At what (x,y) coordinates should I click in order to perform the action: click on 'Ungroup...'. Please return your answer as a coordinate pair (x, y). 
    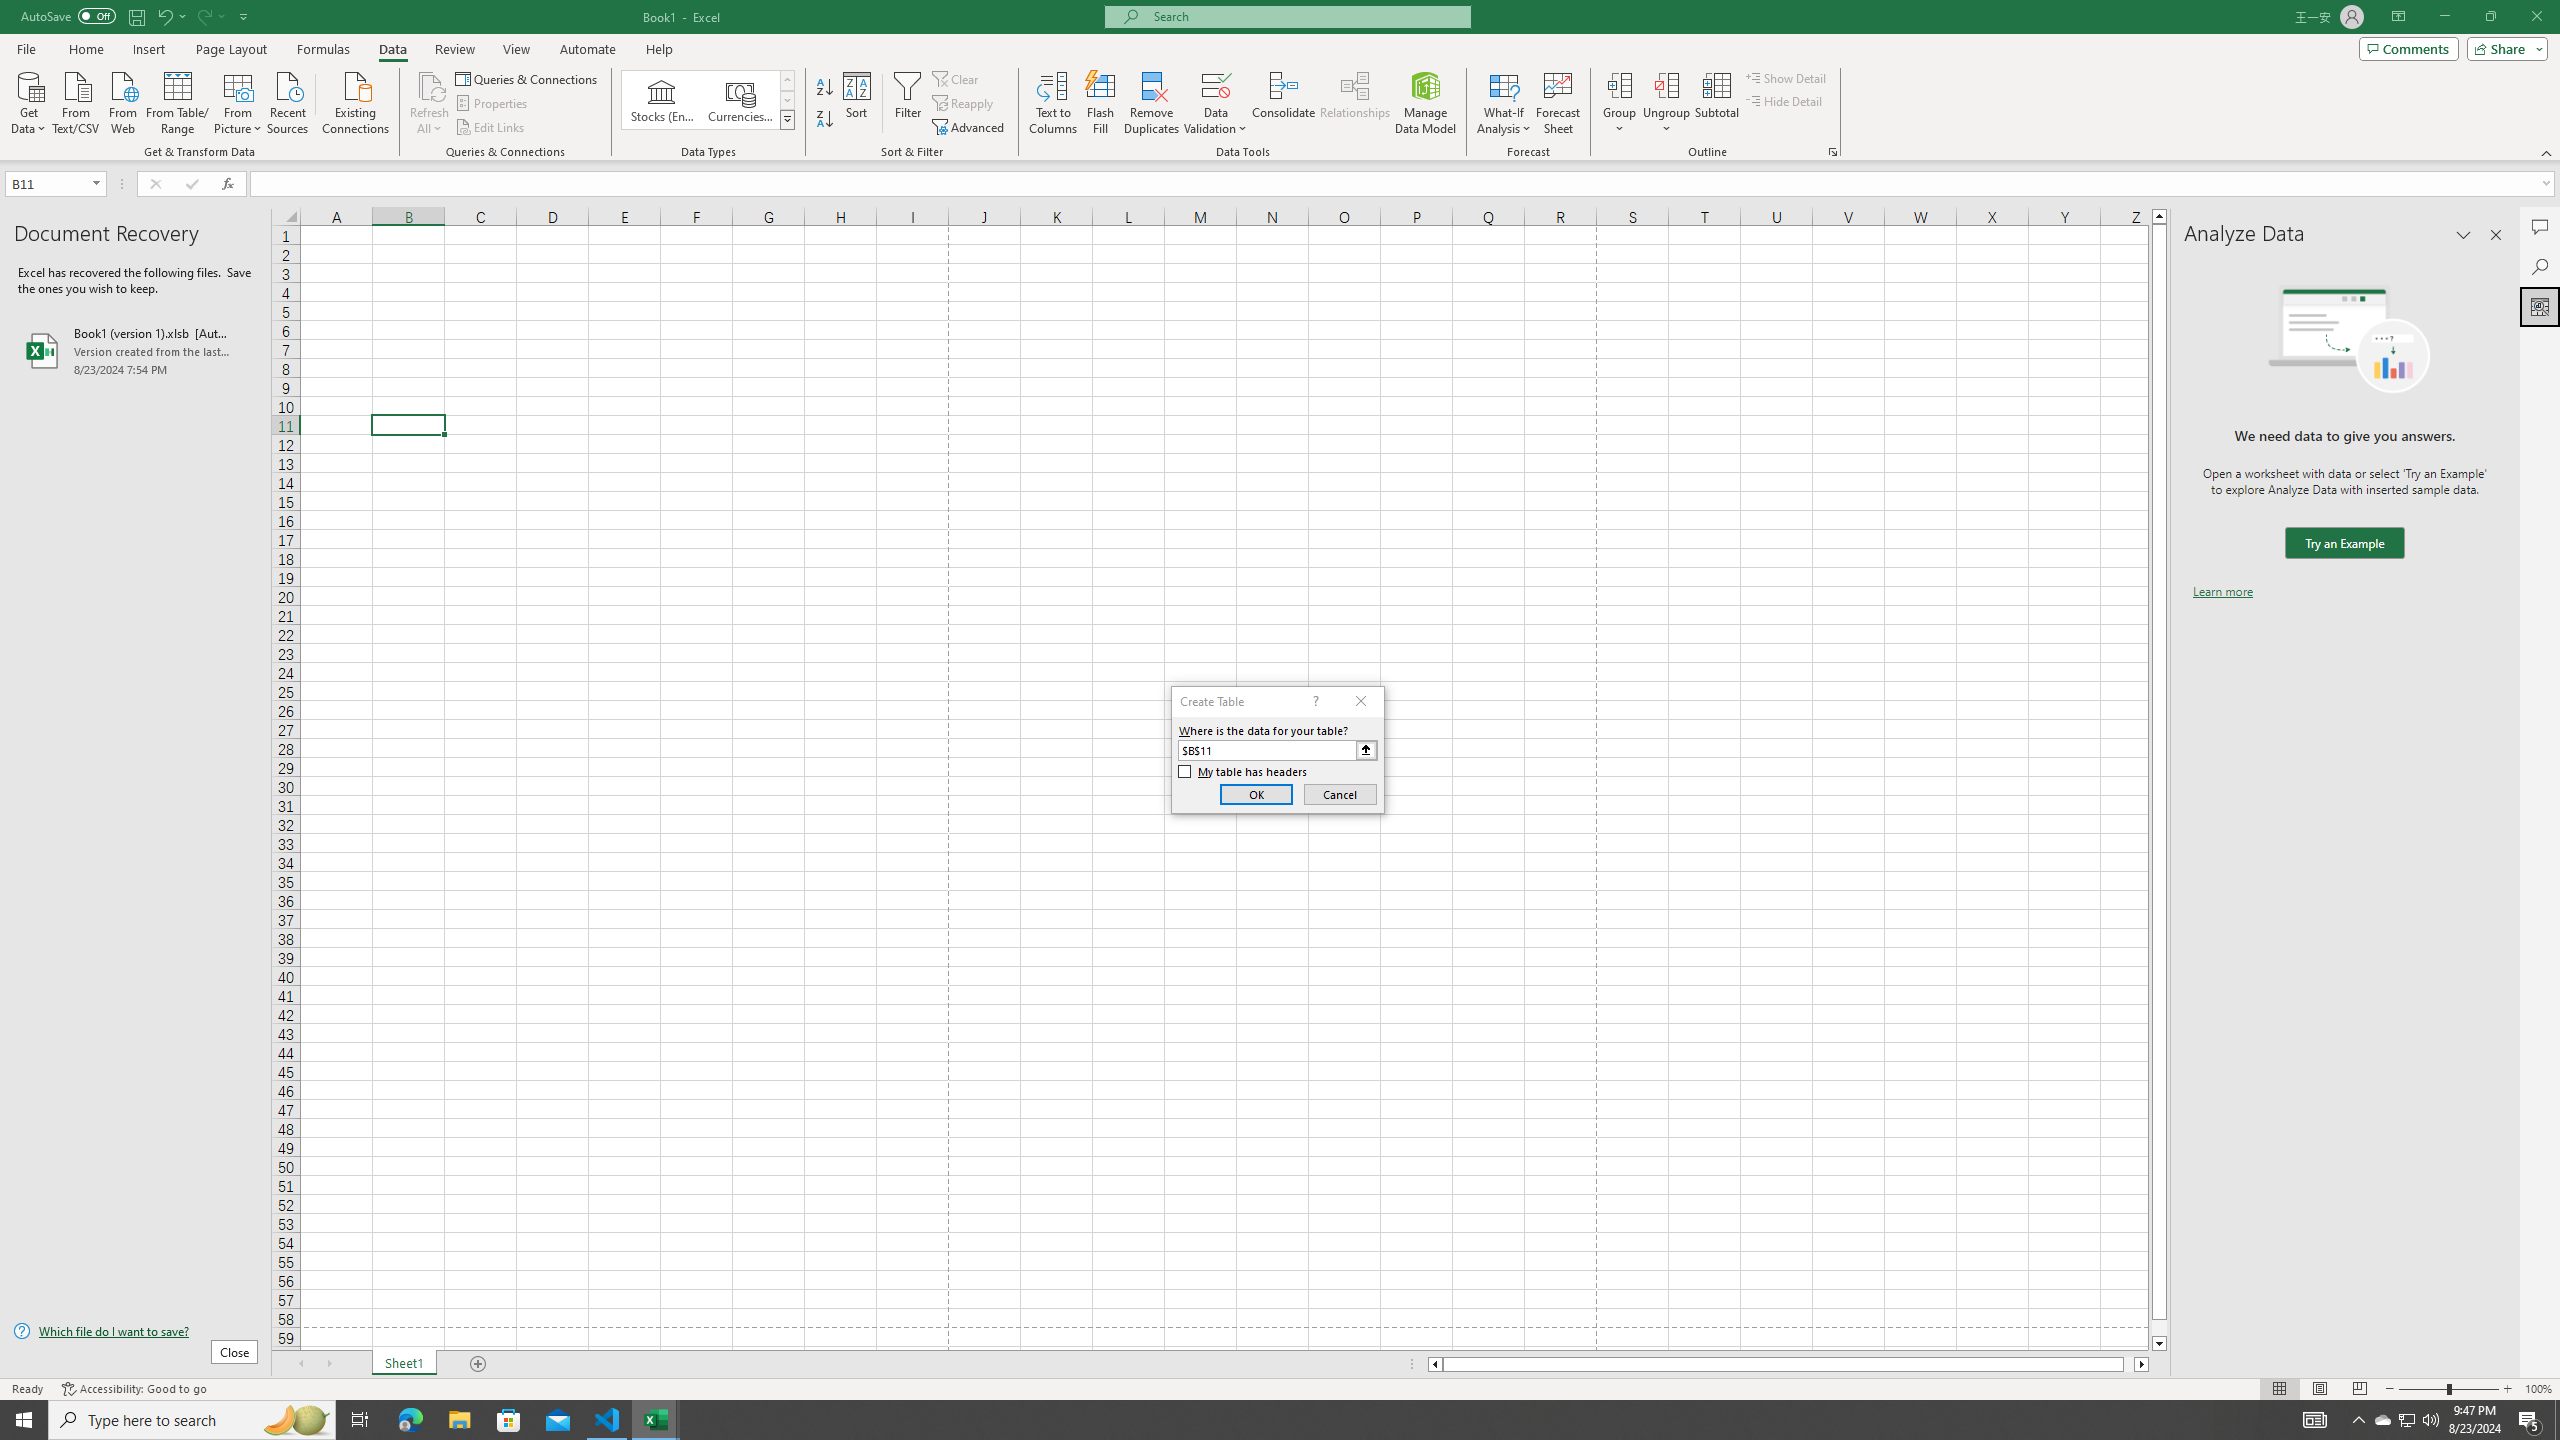
    Looking at the image, I should click on (1666, 84).